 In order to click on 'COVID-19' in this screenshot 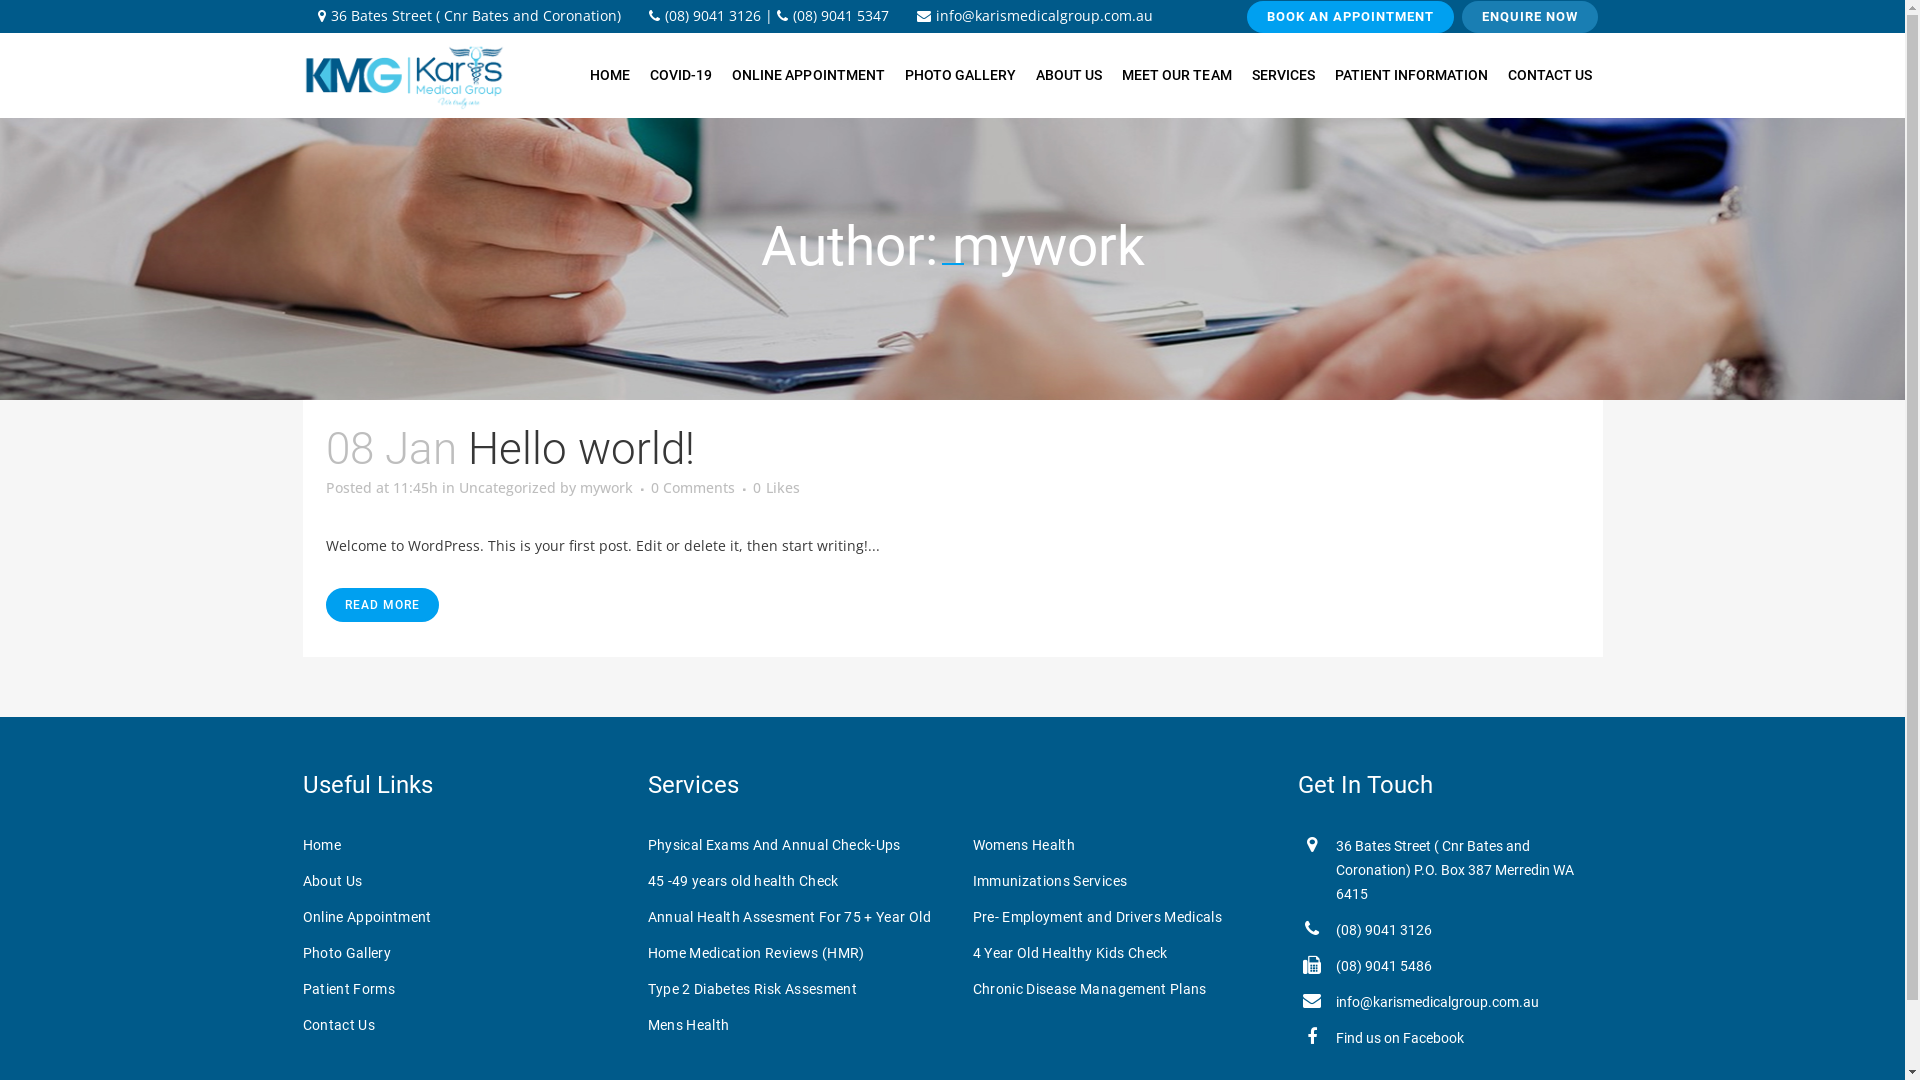, I will do `click(638, 74)`.